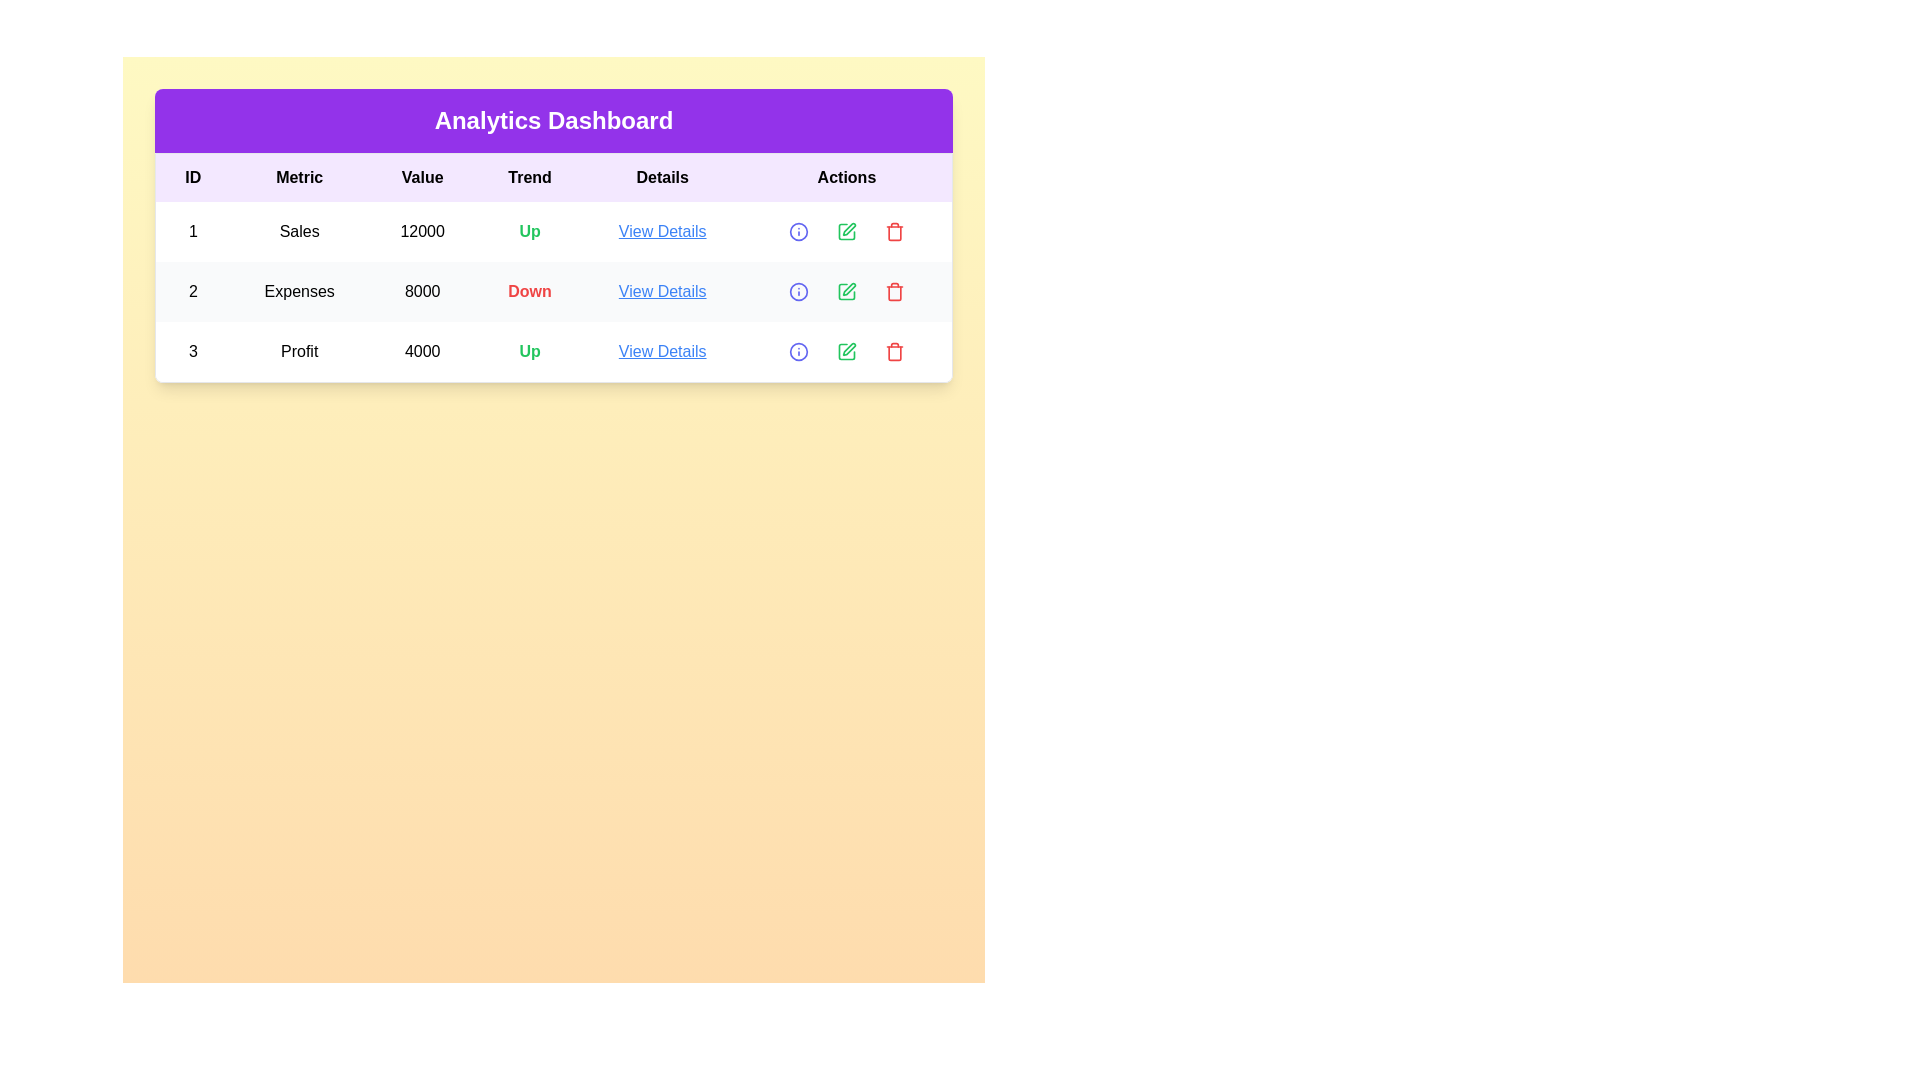  Describe the element at coordinates (421, 350) in the screenshot. I see `the static text element displaying '4000' in the 'Value' column of the data table labeled '3 Profit' under the 'Analytics Dashboard'` at that location.